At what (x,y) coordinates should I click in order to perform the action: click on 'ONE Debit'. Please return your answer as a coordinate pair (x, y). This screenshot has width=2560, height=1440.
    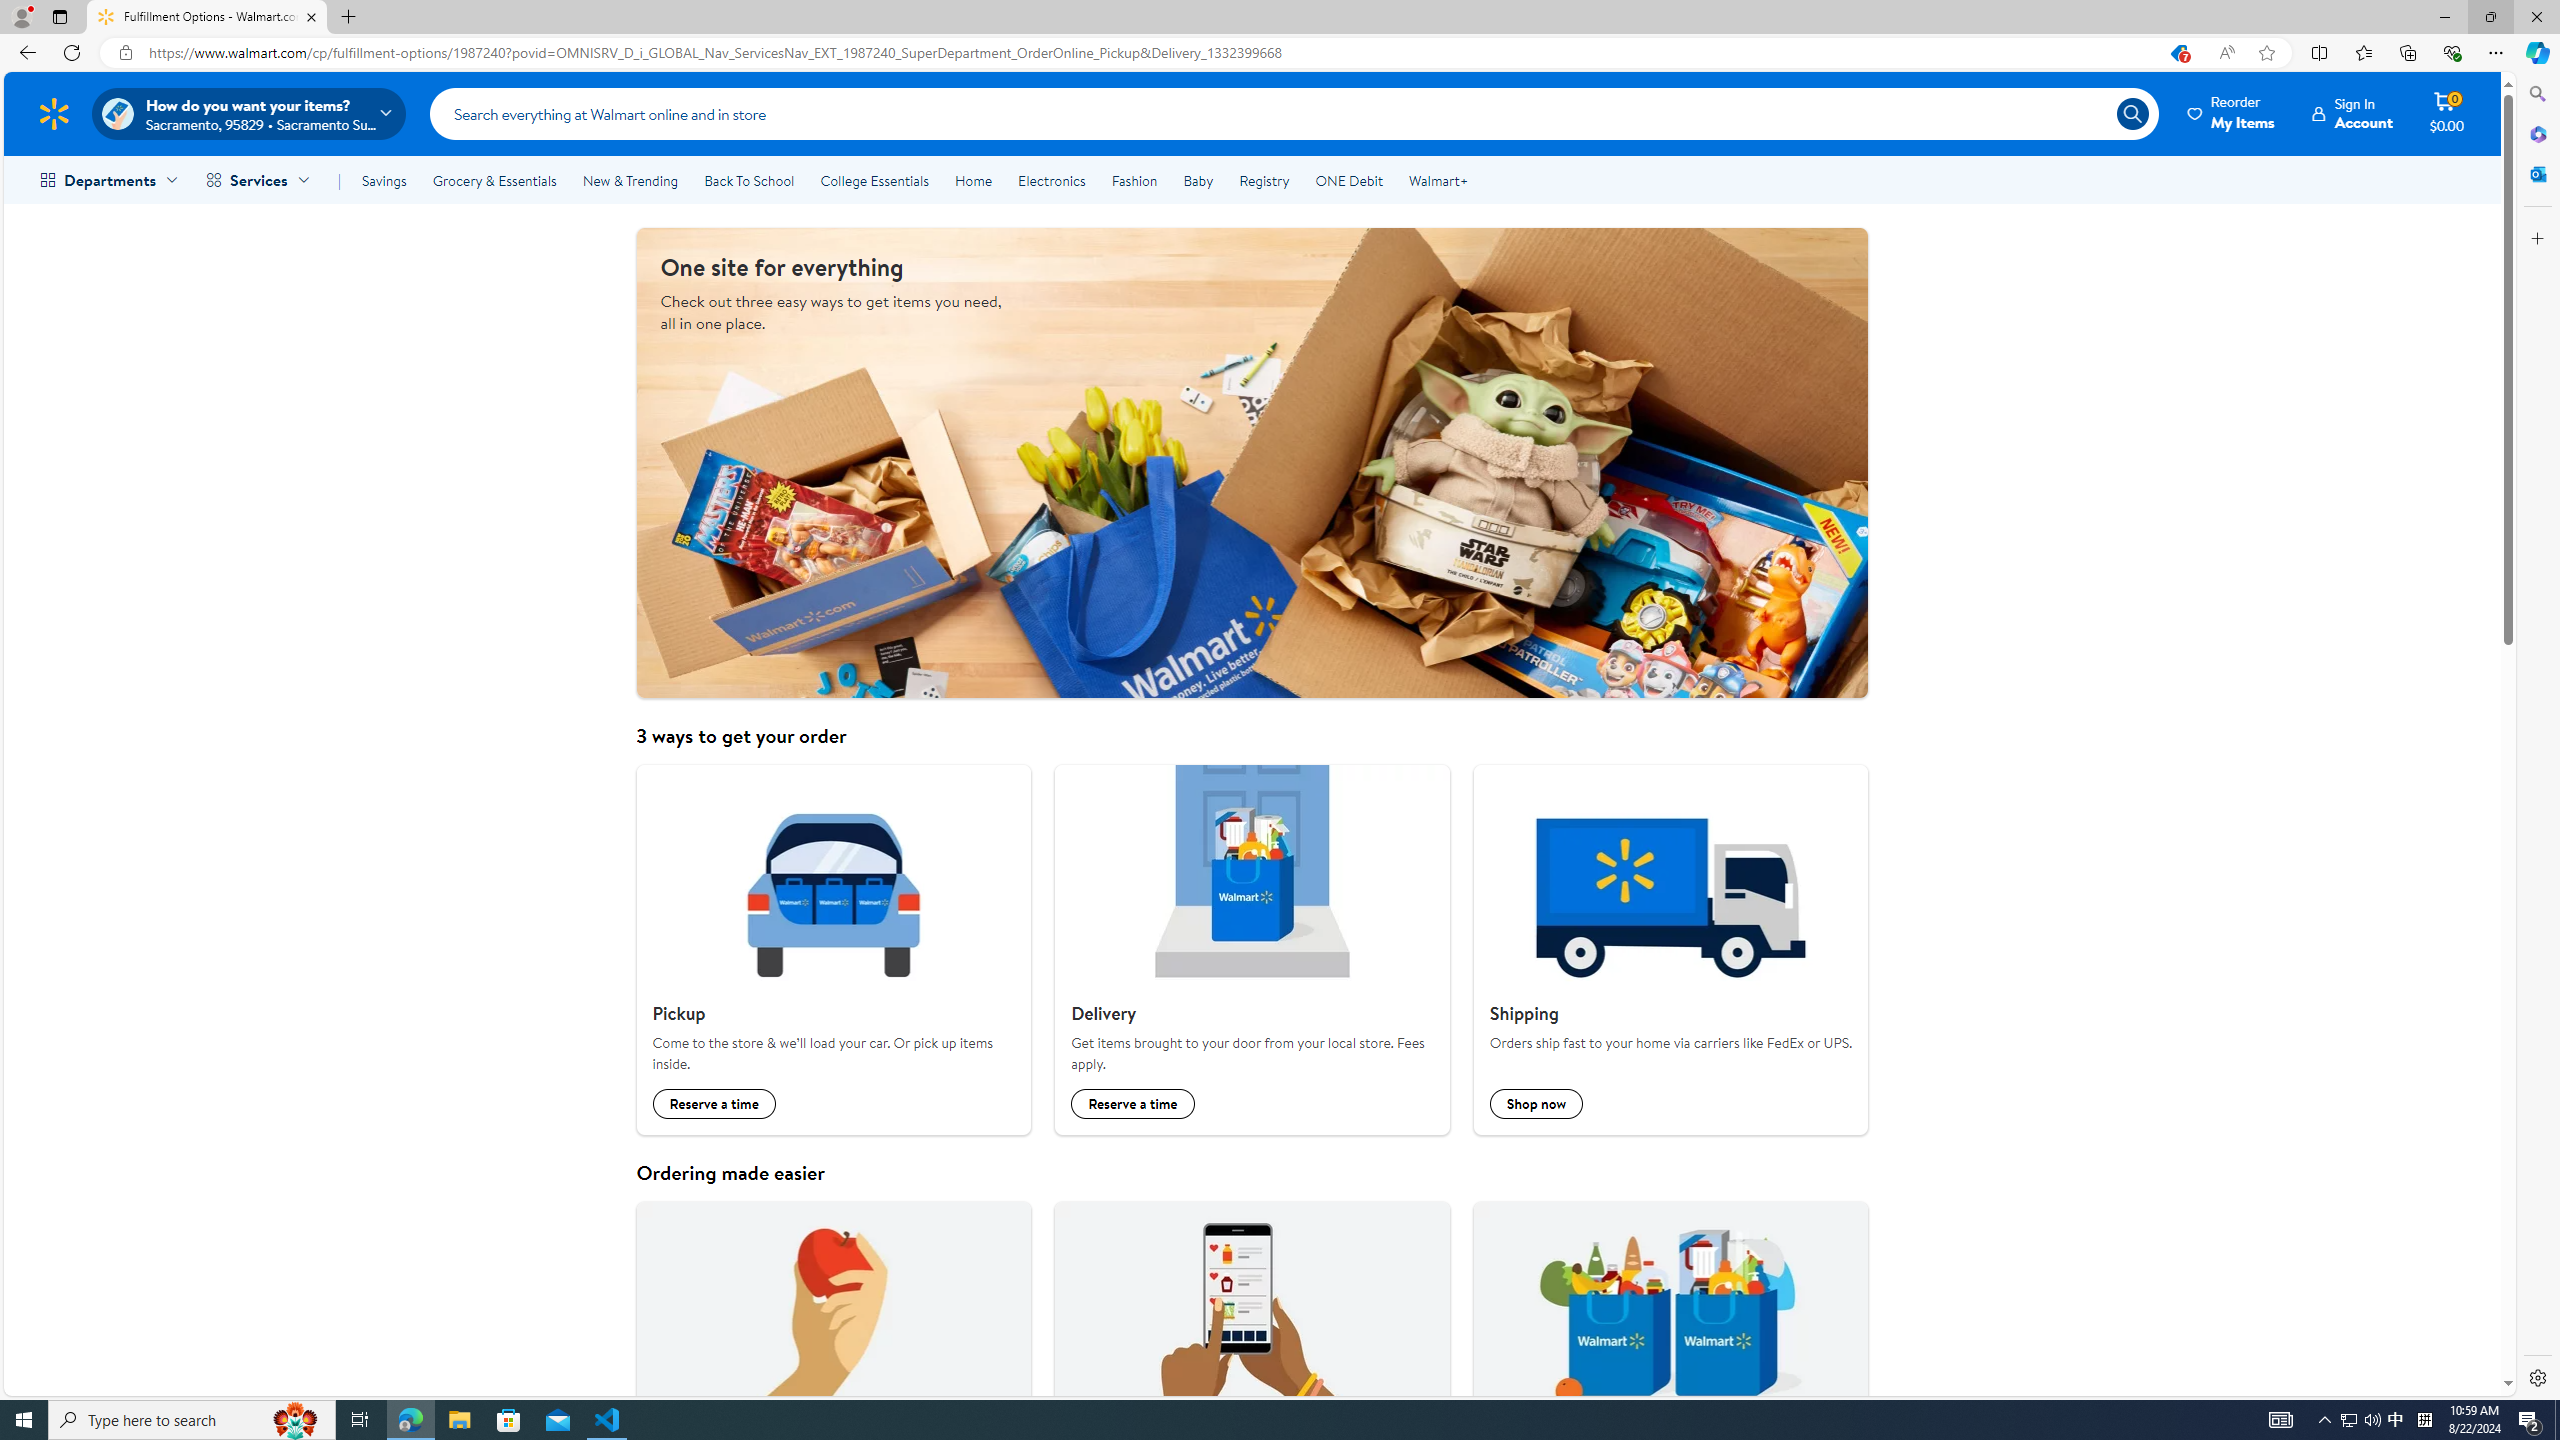
    Looking at the image, I should click on (1349, 180).